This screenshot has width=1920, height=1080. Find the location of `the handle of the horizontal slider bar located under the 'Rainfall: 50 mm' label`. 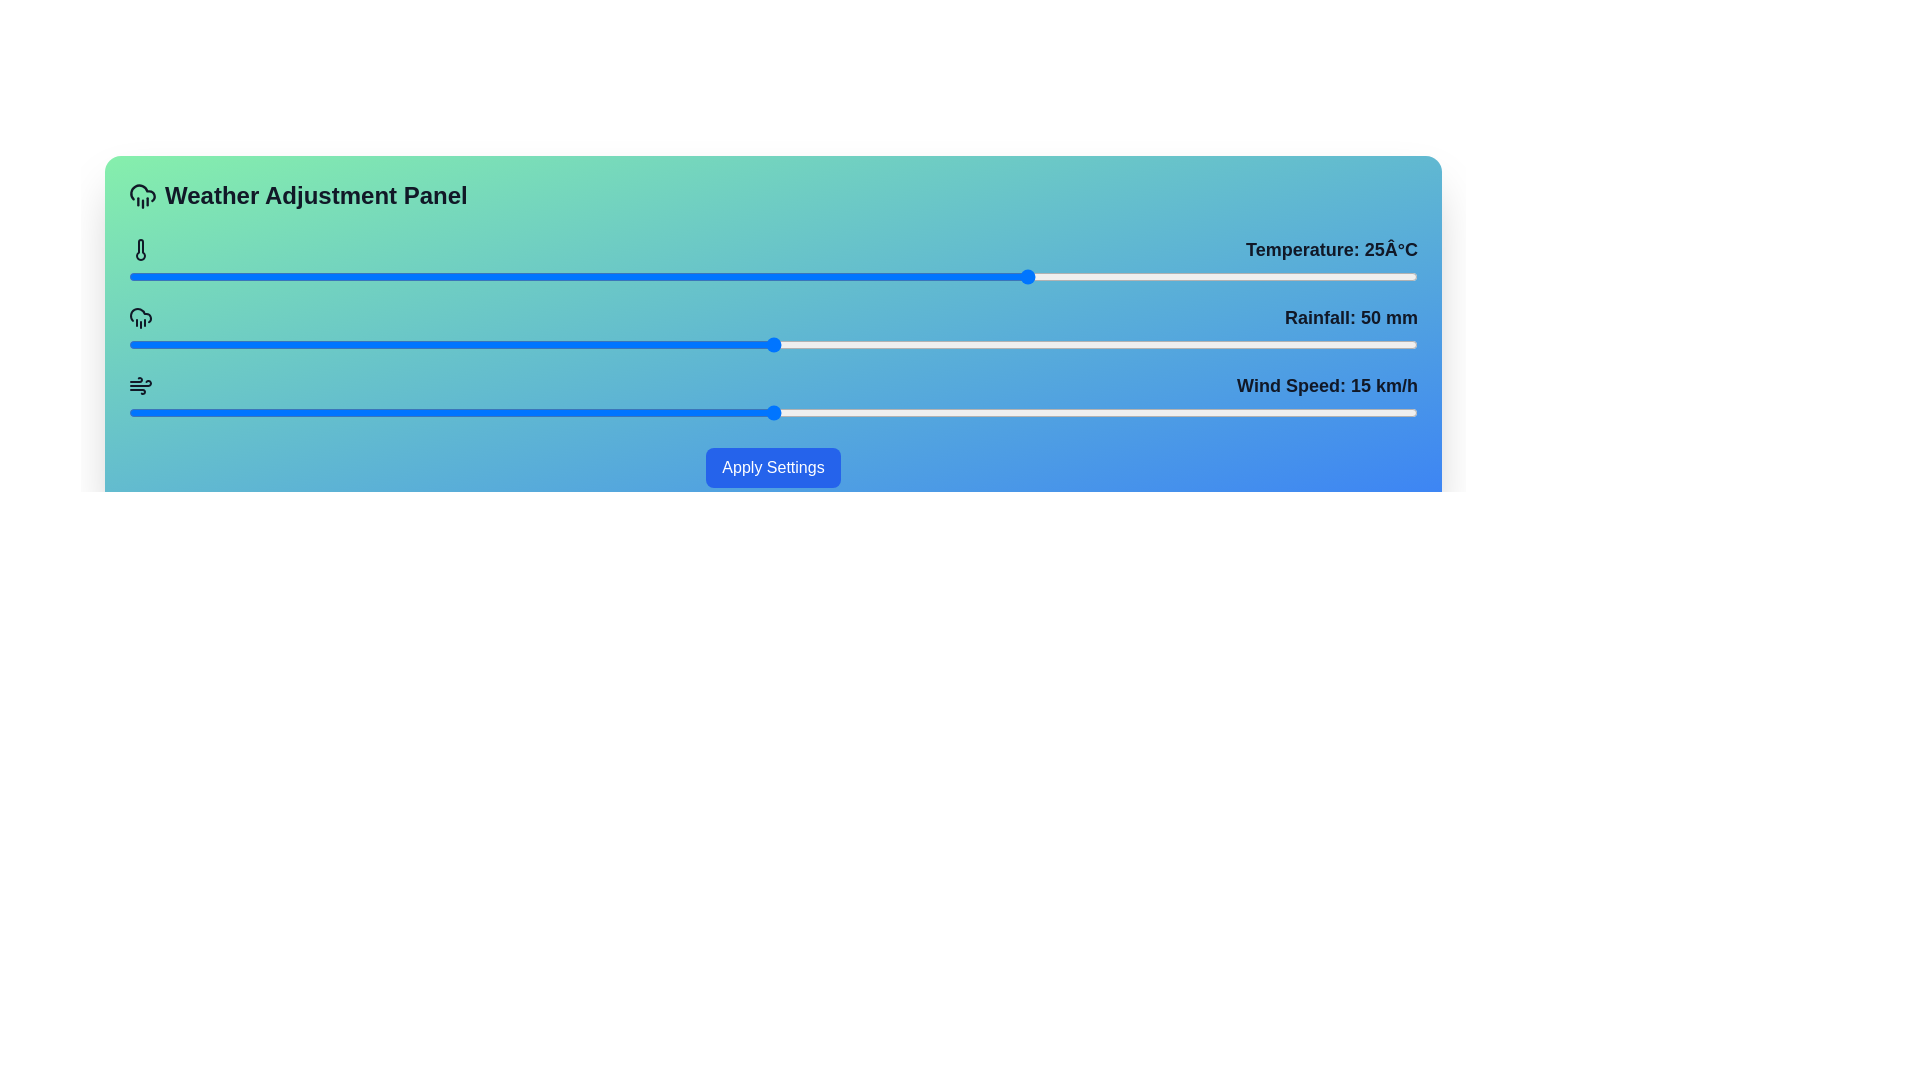

the handle of the horizontal slider bar located under the 'Rainfall: 50 mm' label is located at coordinates (772, 343).